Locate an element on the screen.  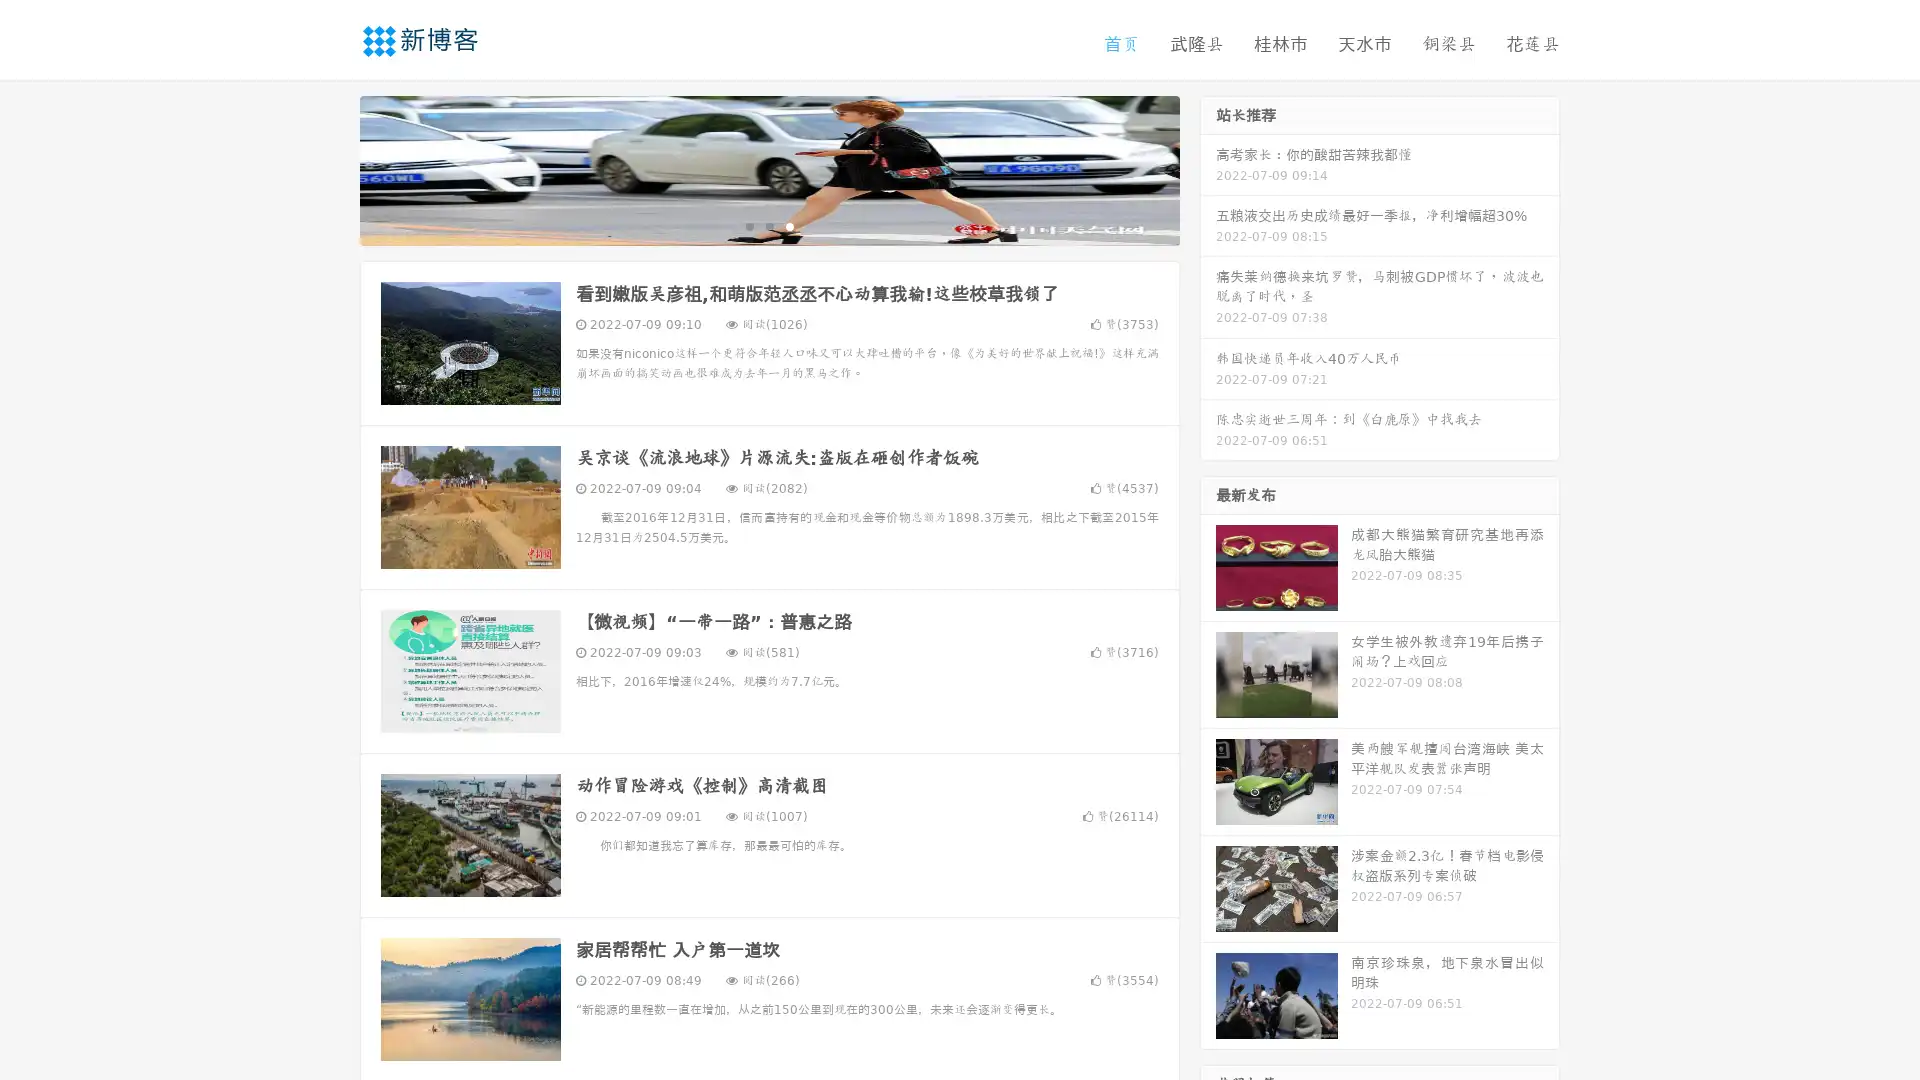
Next slide is located at coordinates (1208, 168).